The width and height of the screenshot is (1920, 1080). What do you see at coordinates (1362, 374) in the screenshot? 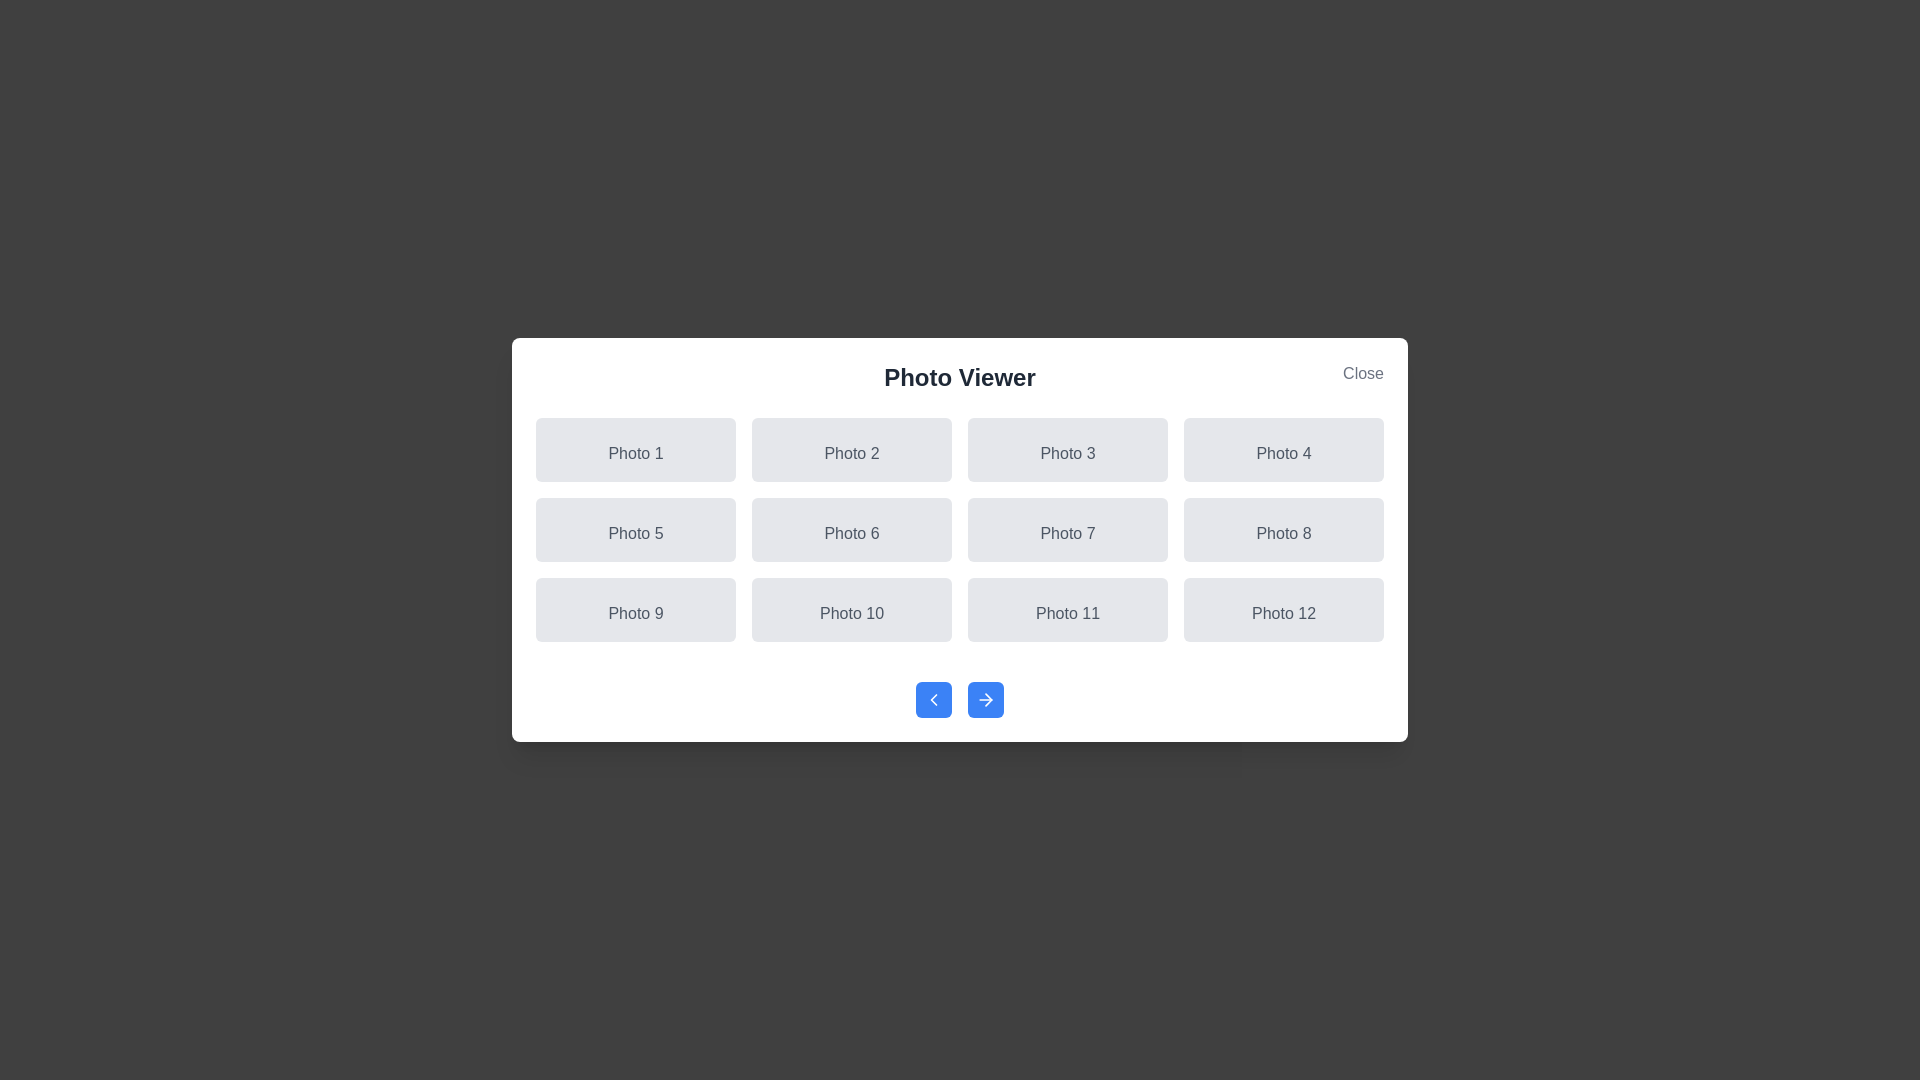
I see `the 'Close' button to close the dialog` at bounding box center [1362, 374].